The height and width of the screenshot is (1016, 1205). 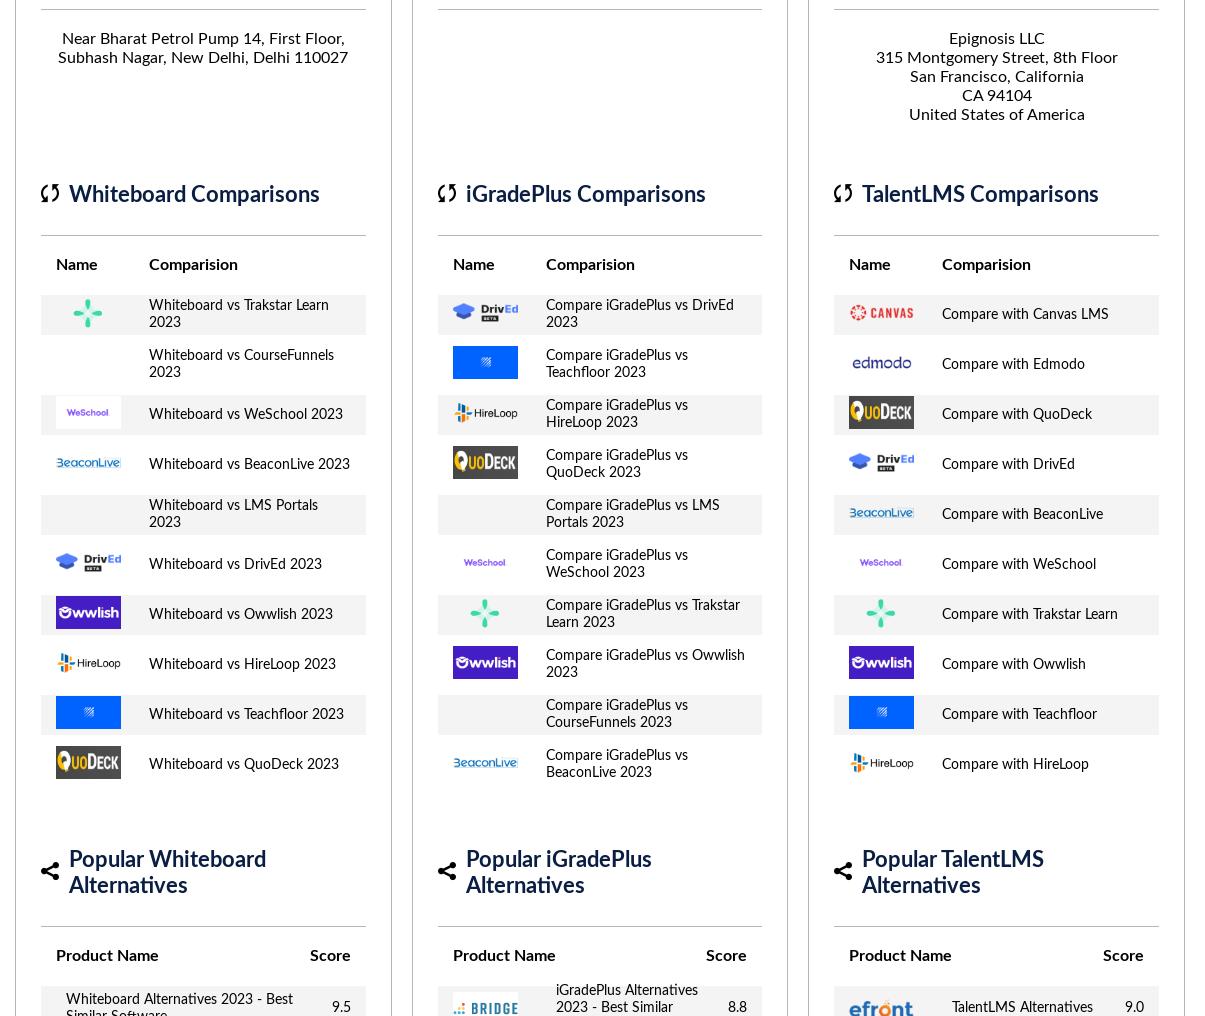 I want to click on 'Compare with DrivEd', so click(x=1008, y=464).